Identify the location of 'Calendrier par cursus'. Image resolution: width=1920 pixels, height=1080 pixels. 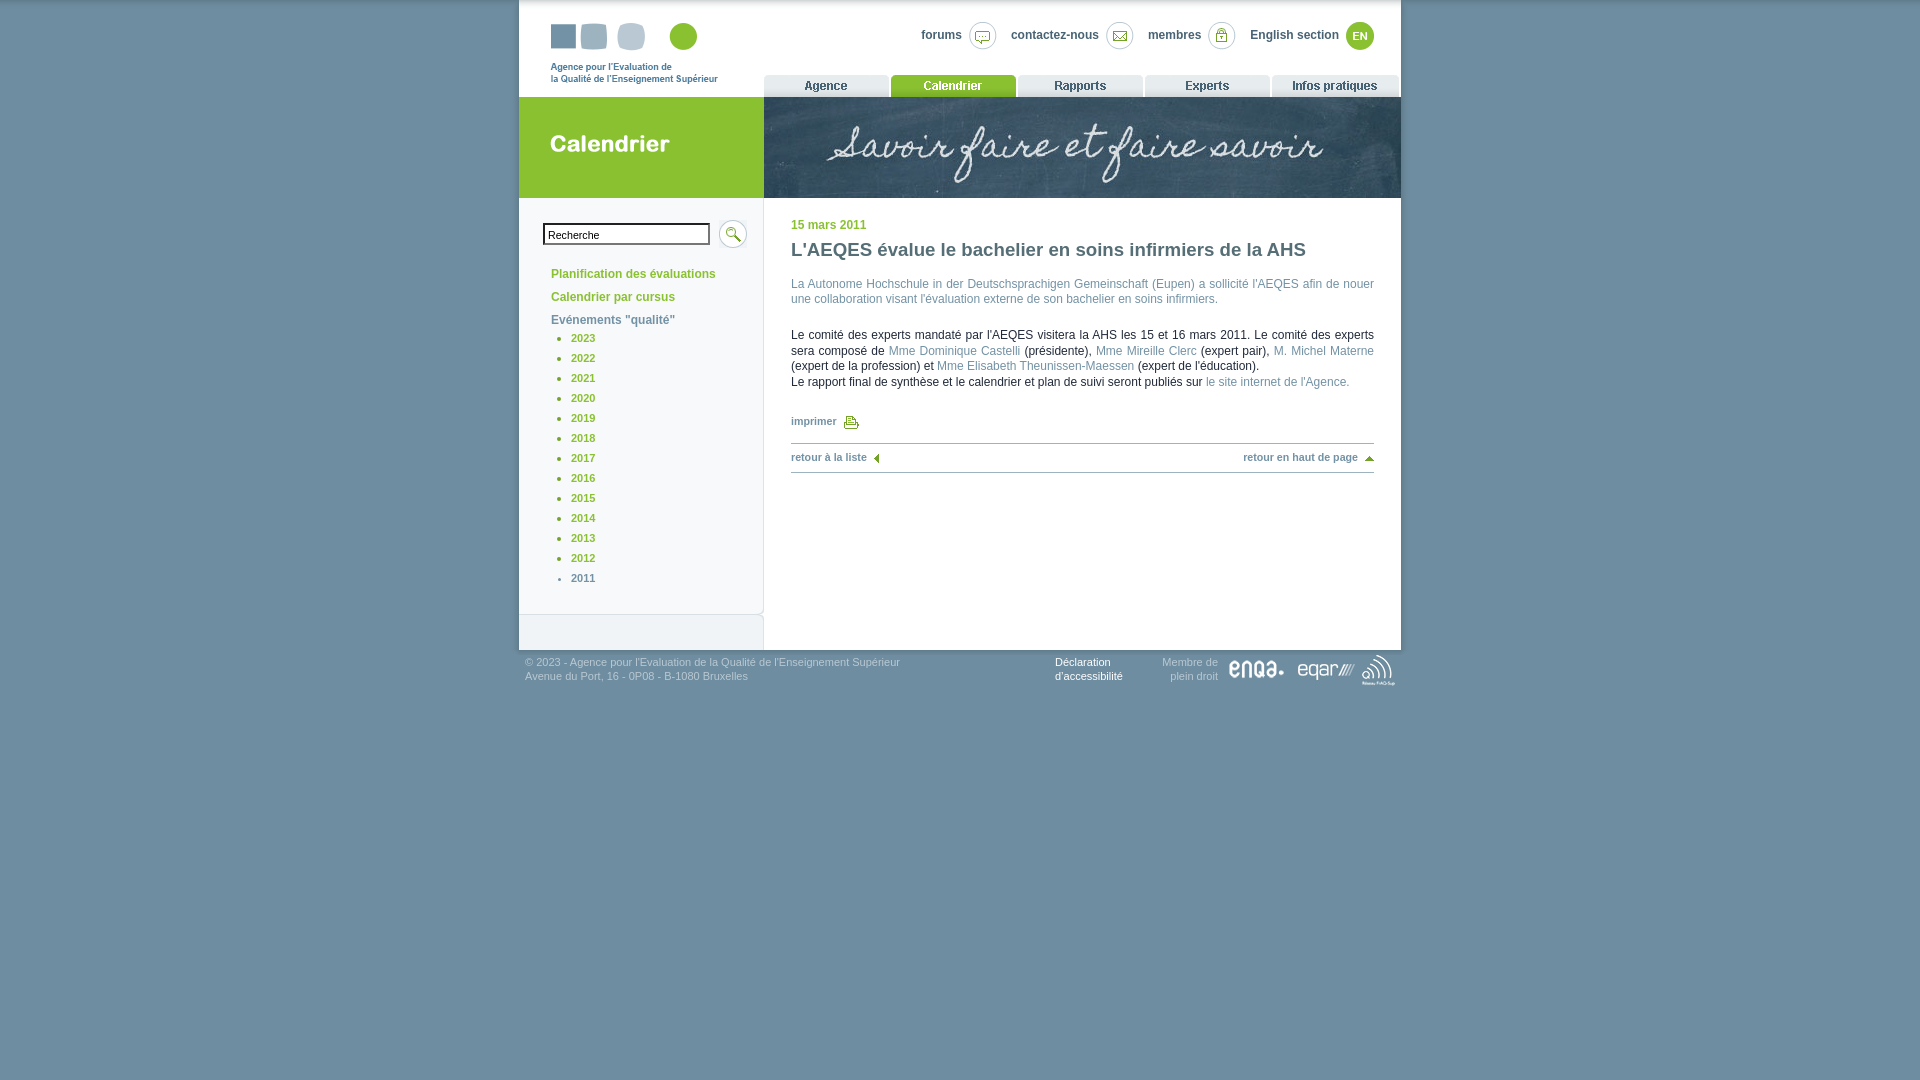
(612, 297).